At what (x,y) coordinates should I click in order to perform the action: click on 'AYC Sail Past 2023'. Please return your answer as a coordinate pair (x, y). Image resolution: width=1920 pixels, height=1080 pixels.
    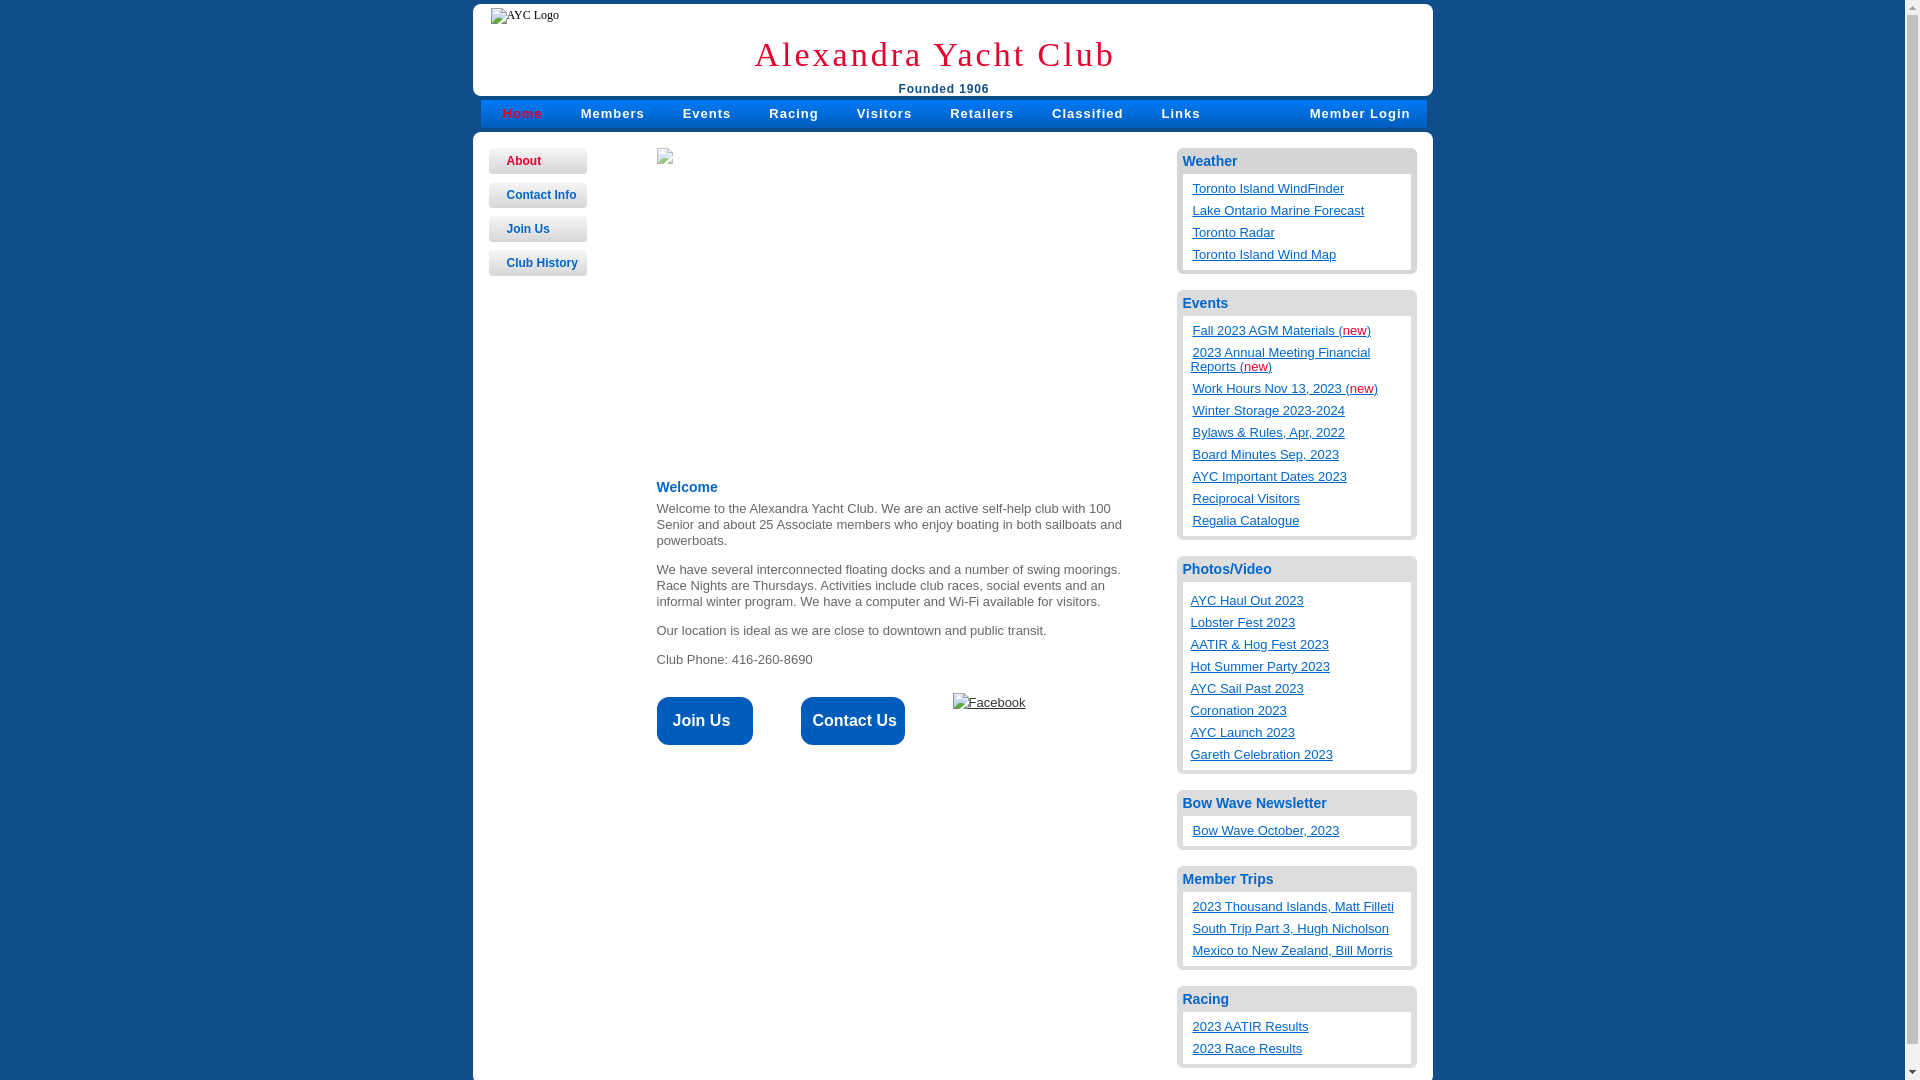
    Looking at the image, I should click on (1297, 688).